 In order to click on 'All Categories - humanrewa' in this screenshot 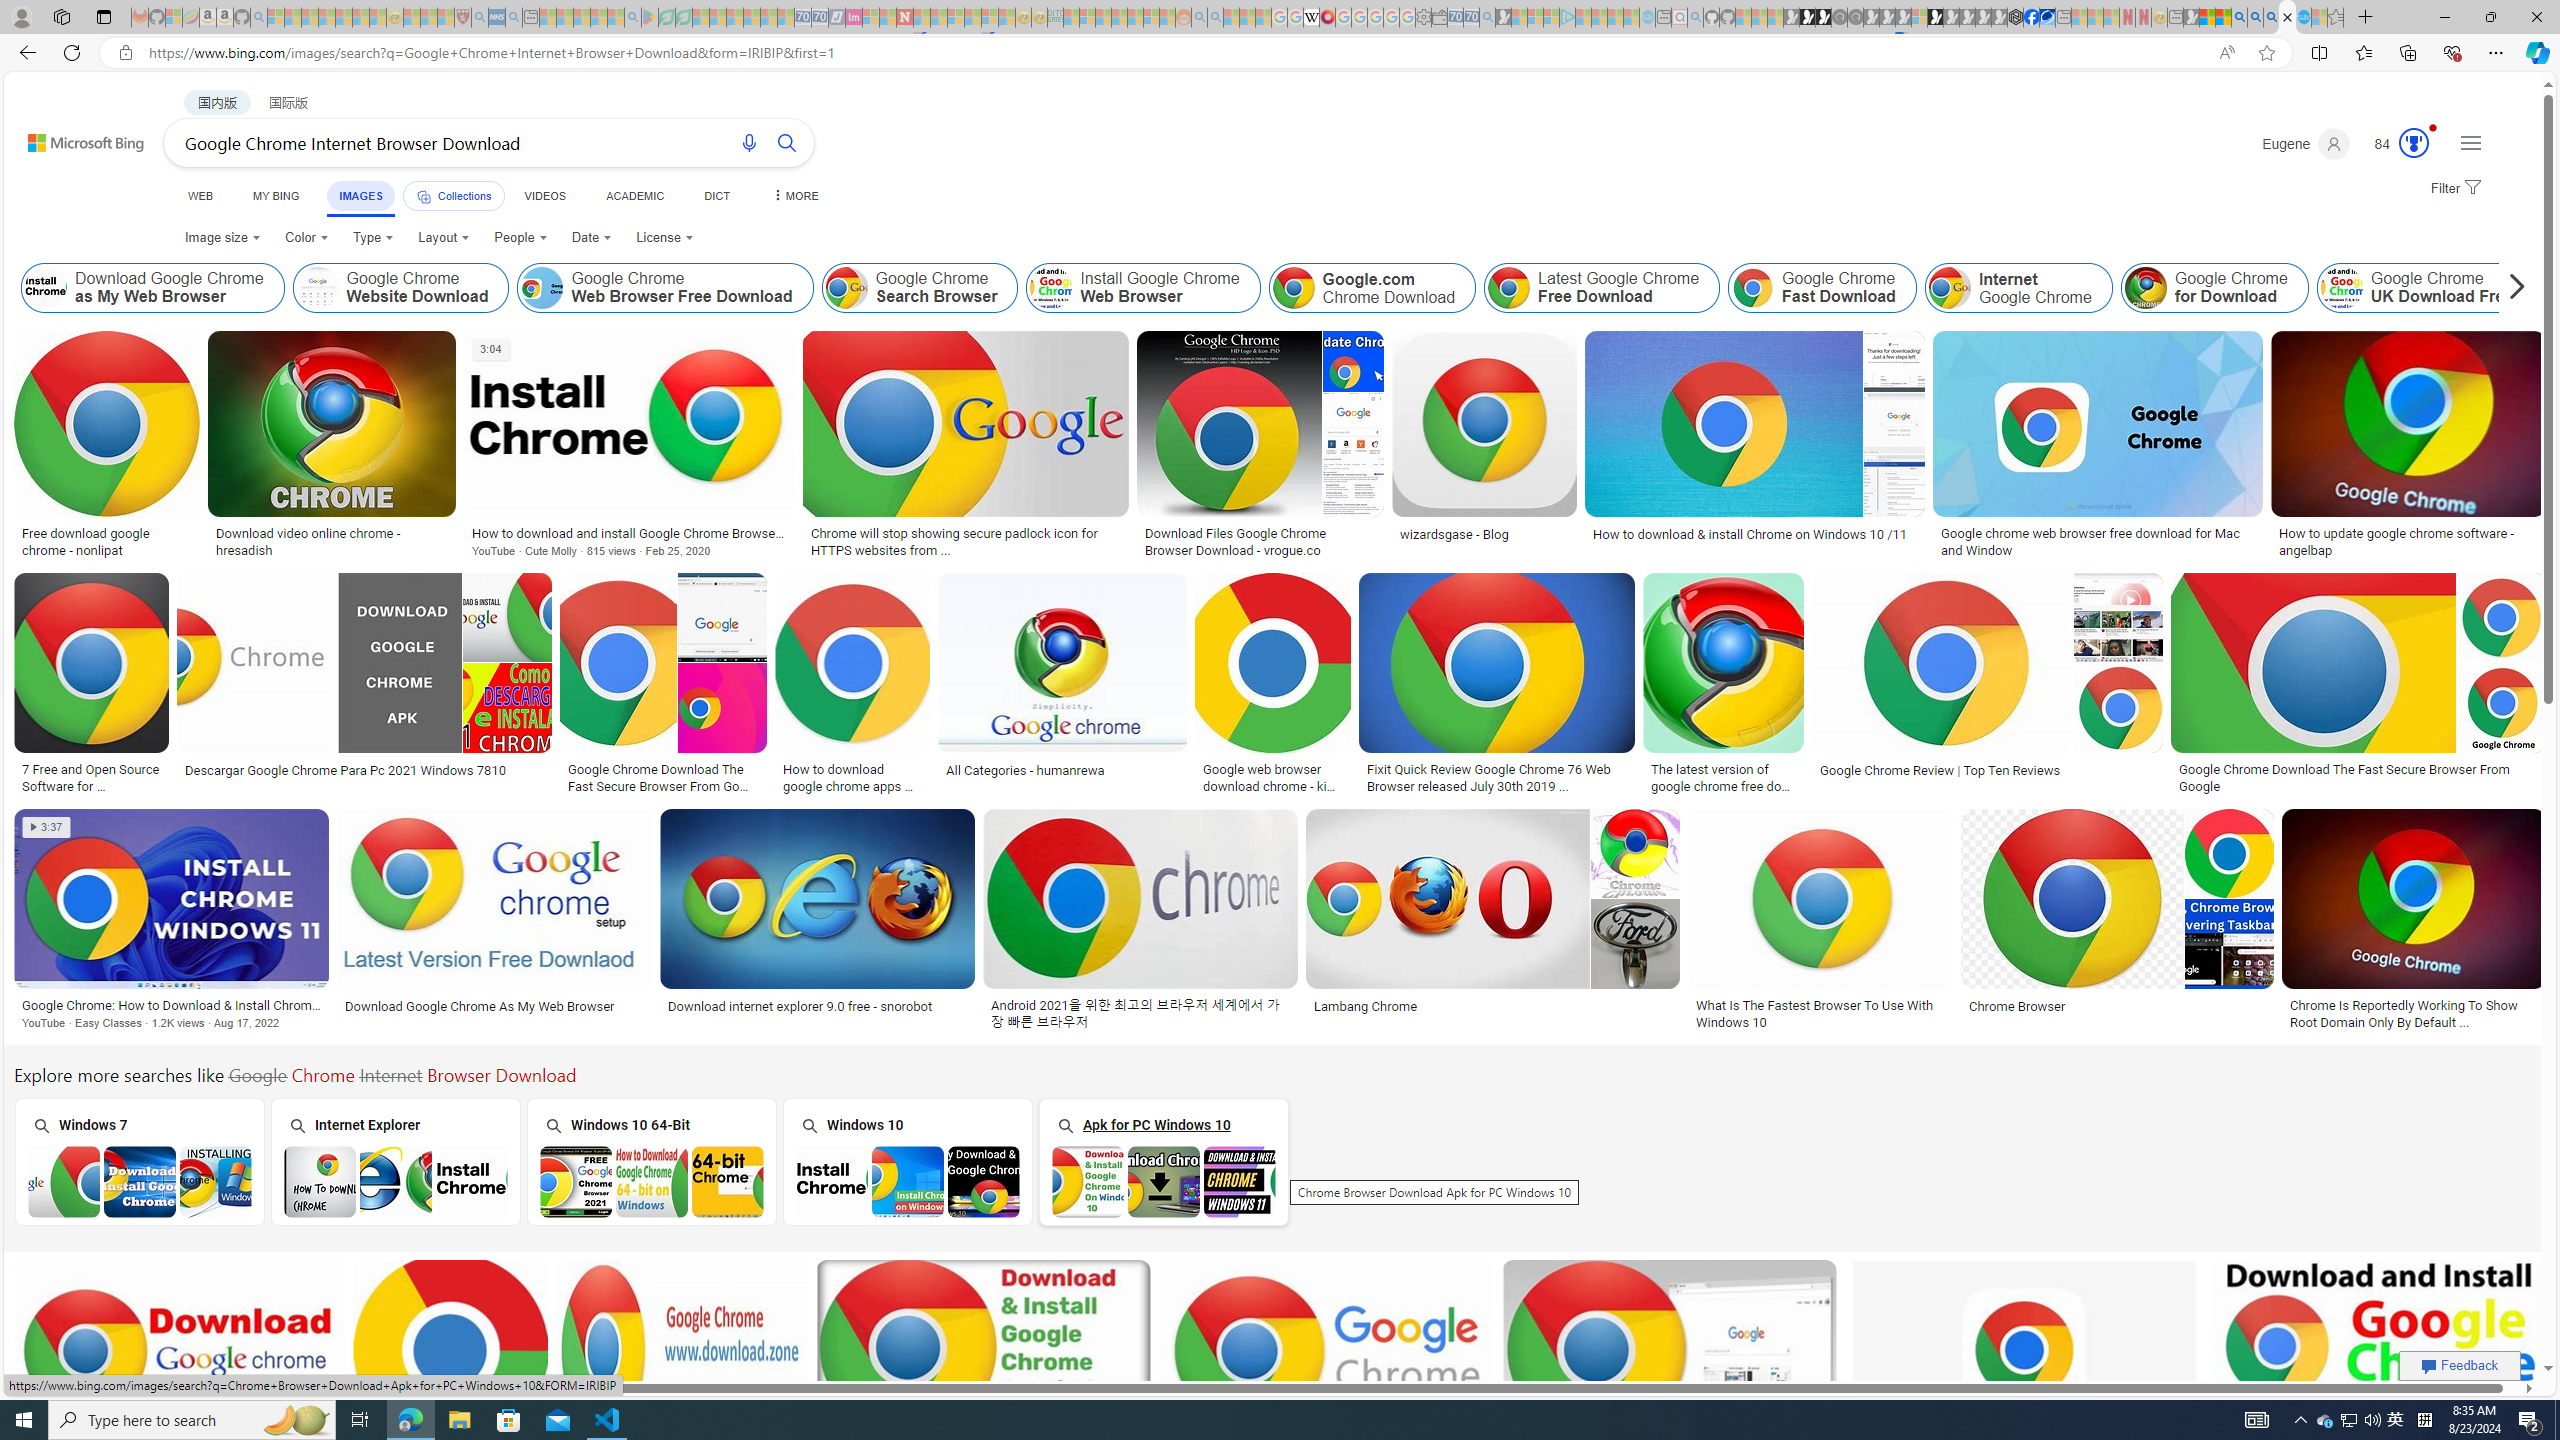, I will do `click(1026, 769)`.